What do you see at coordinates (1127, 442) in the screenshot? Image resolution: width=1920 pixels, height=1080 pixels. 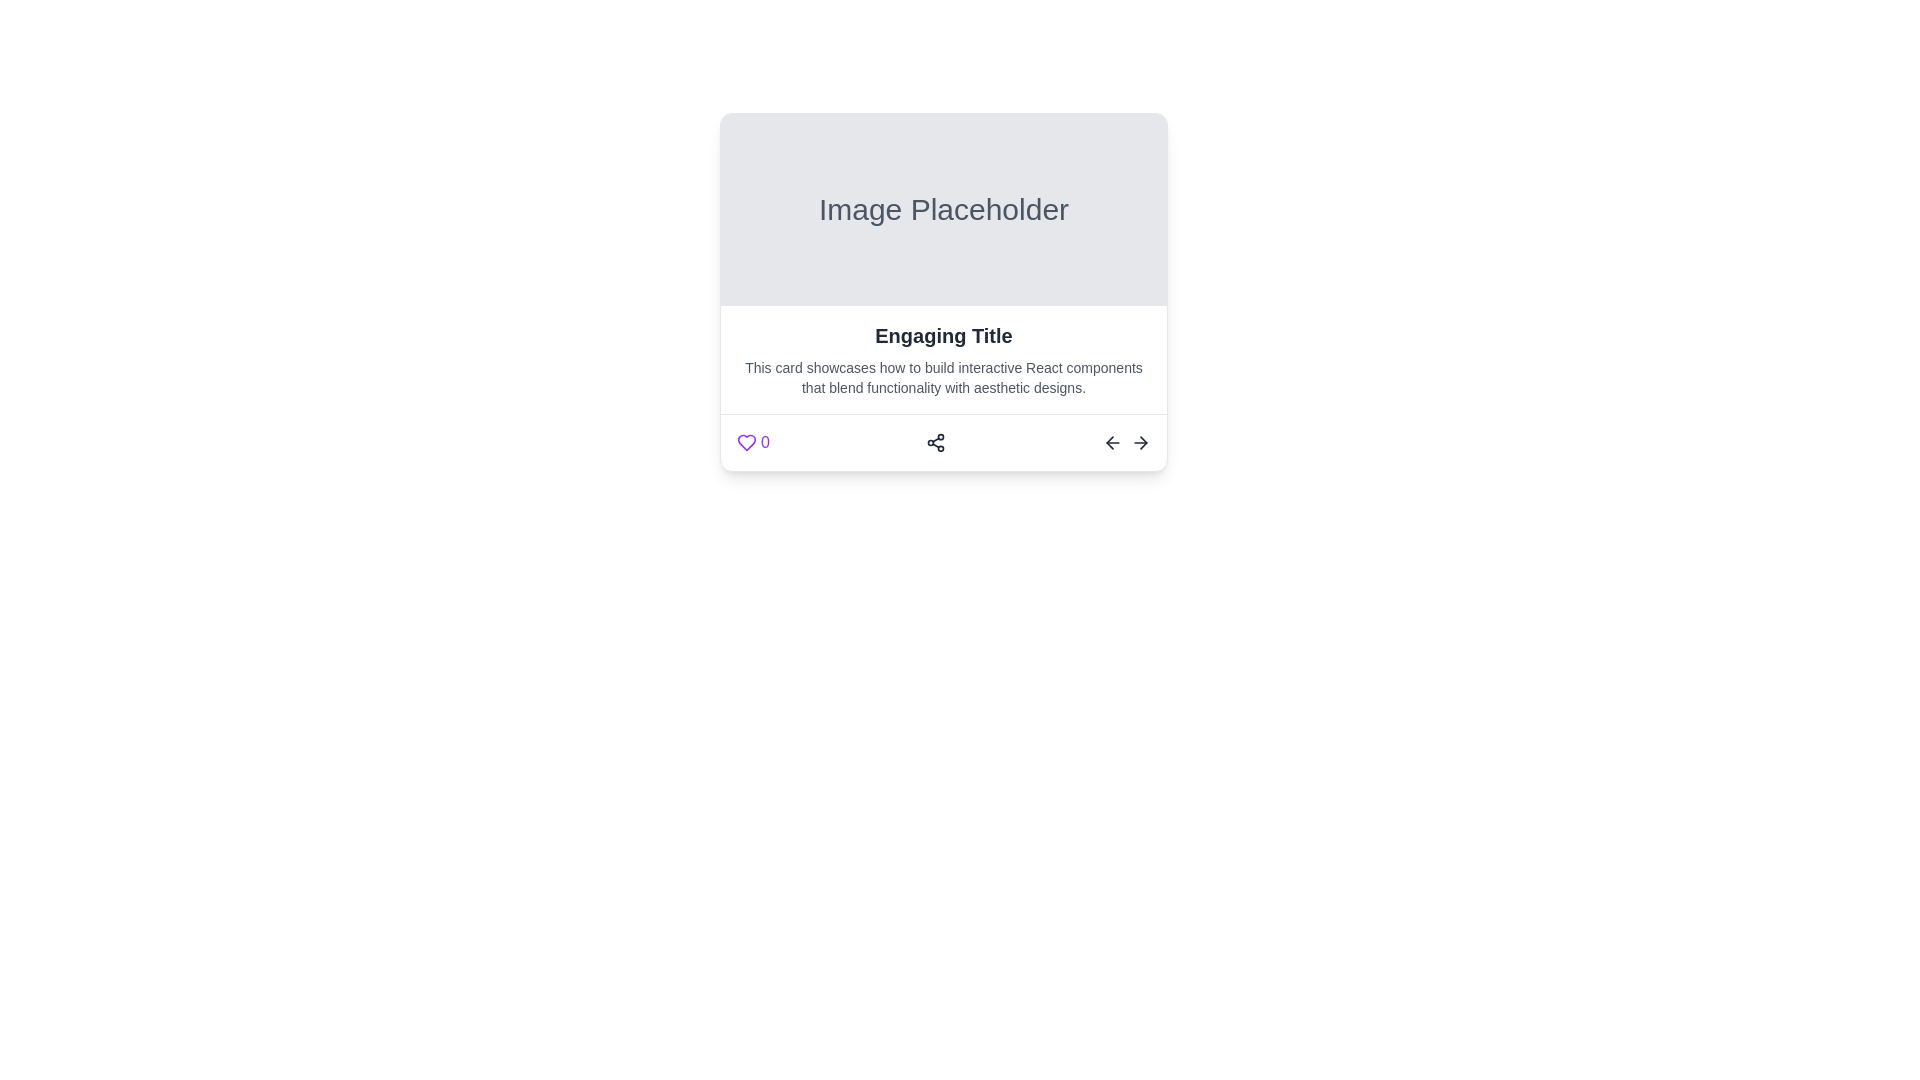 I see `the right arrow icon in the bottom-right section of the card component` at bounding box center [1127, 442].